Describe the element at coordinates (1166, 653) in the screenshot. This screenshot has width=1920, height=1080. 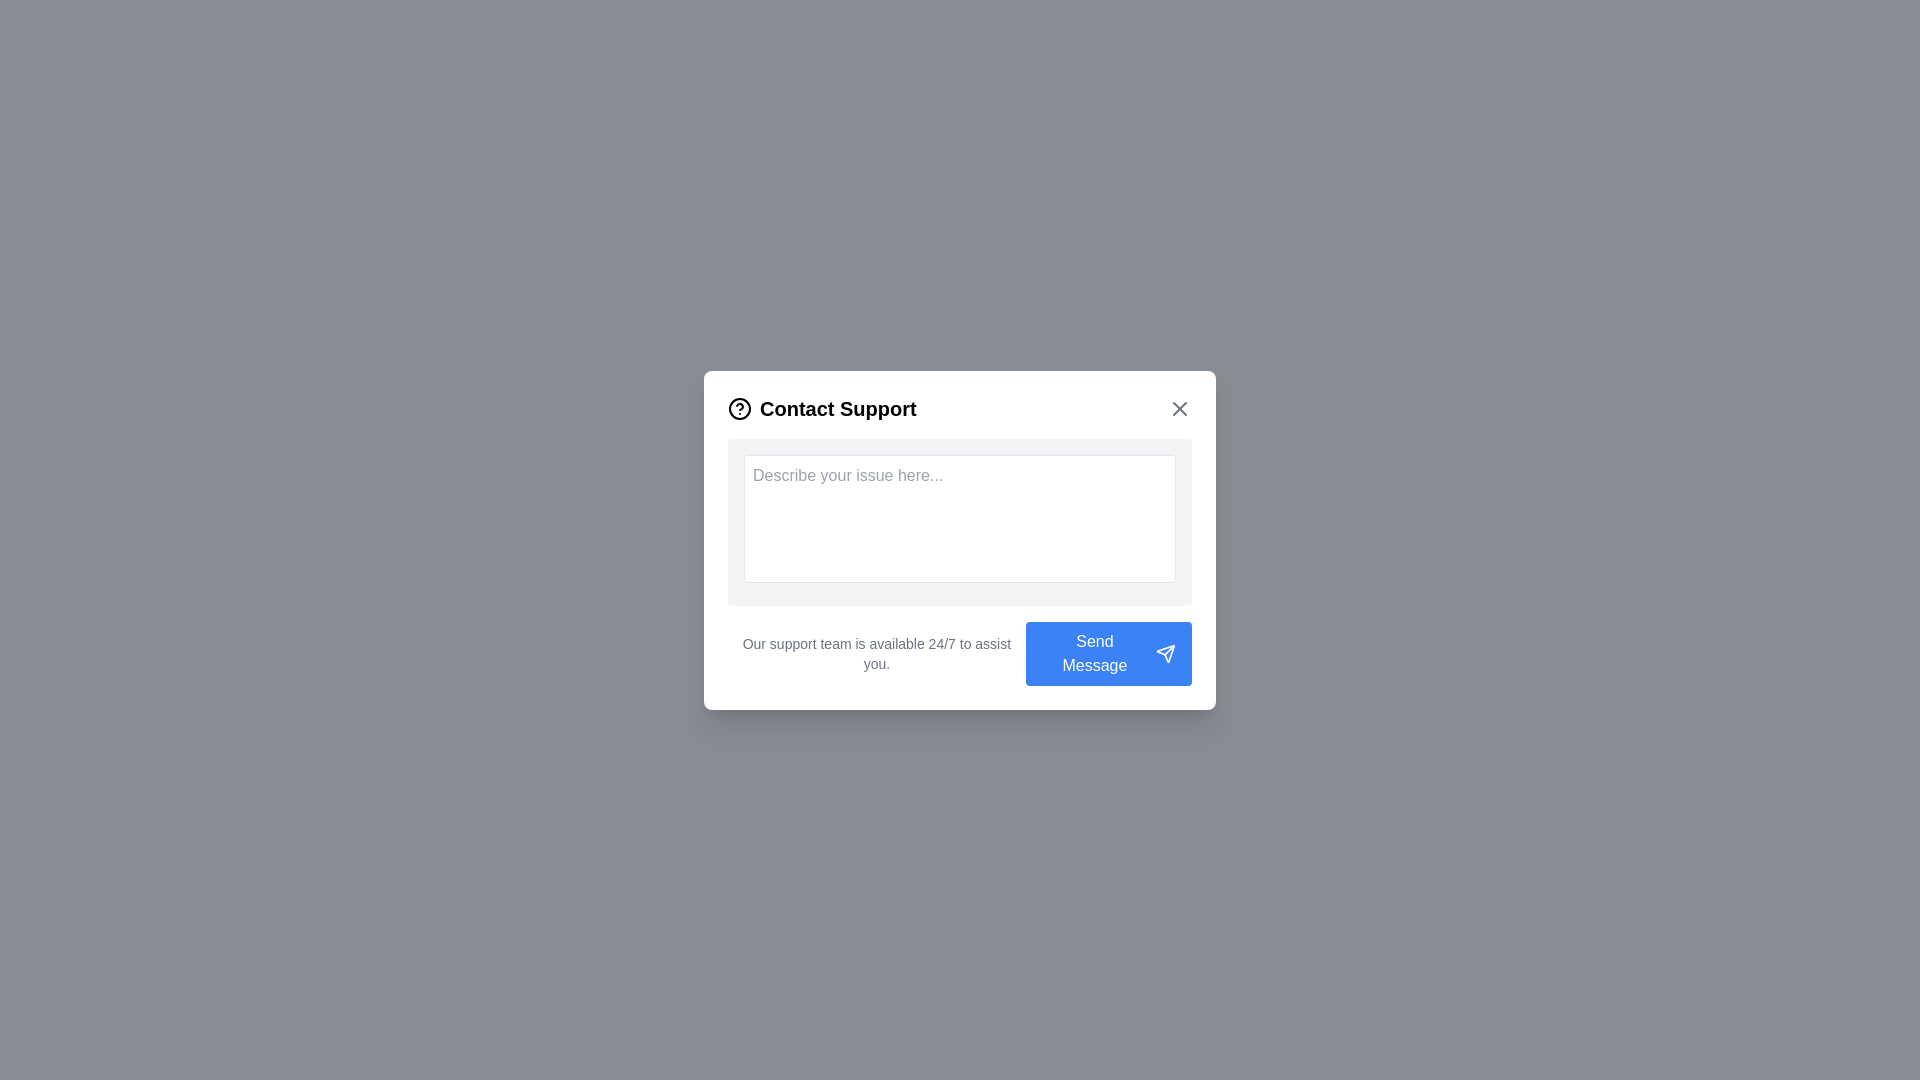
I see `the triangular 'send' icon within the 'Send Message' button located at the bottom-right corner of the 'Contact Support' modal` at that location.